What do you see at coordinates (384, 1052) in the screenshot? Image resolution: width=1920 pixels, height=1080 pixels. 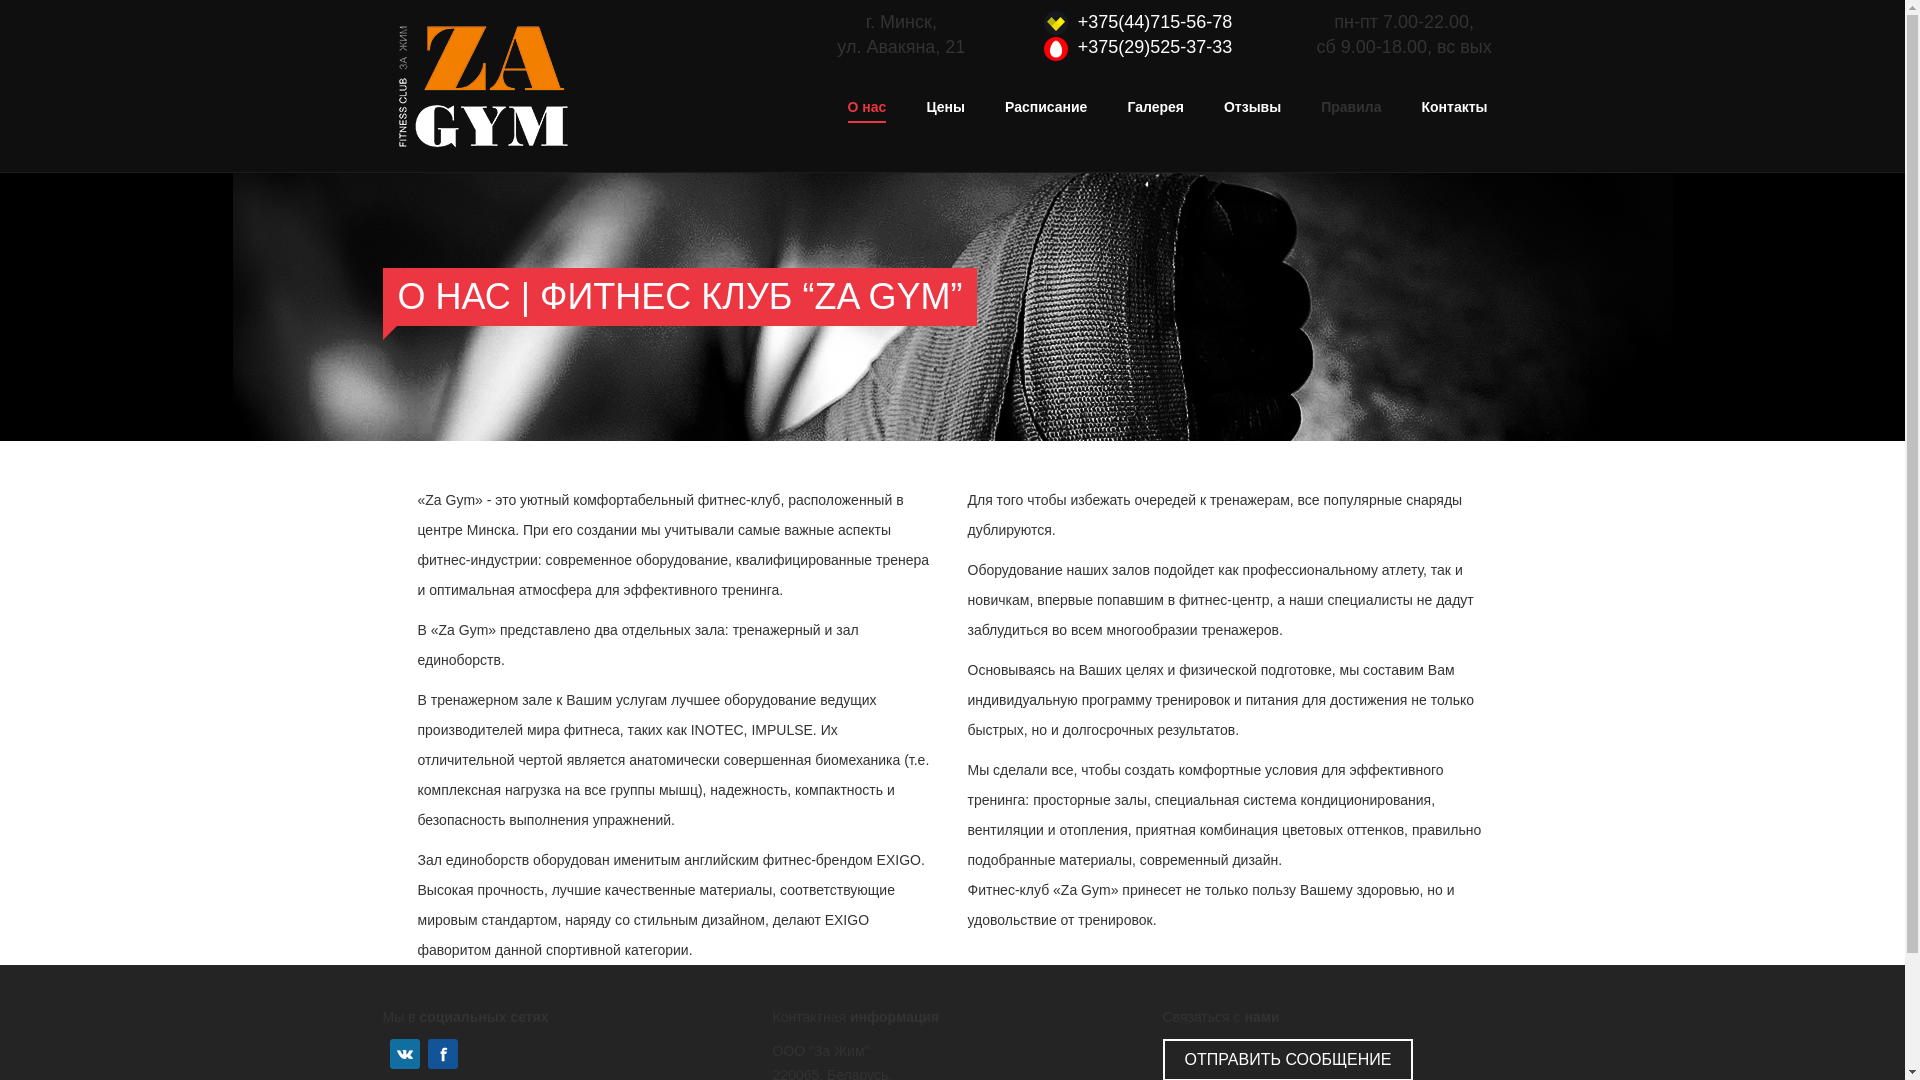 I see `' '` at bounding box center [384, 1052].